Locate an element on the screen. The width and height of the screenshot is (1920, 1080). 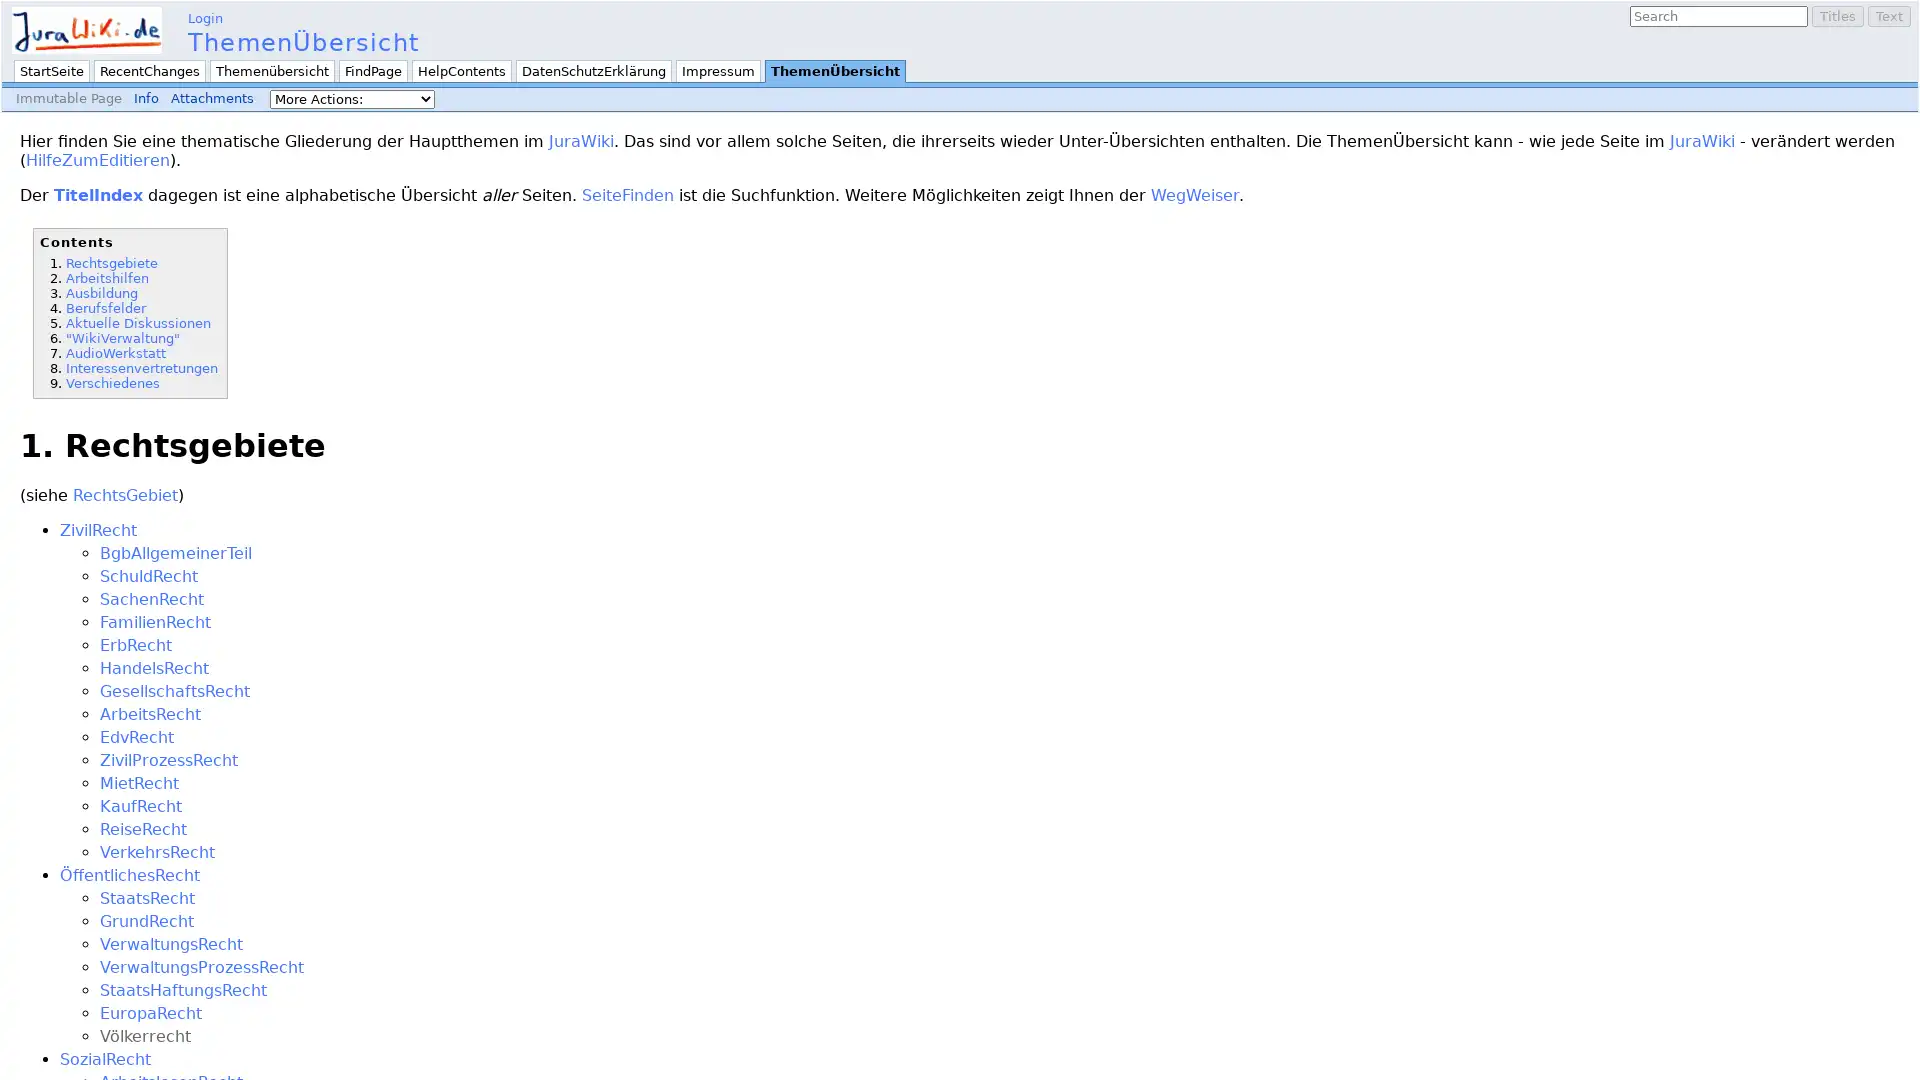
Text is located at coordinates (1888, 16).